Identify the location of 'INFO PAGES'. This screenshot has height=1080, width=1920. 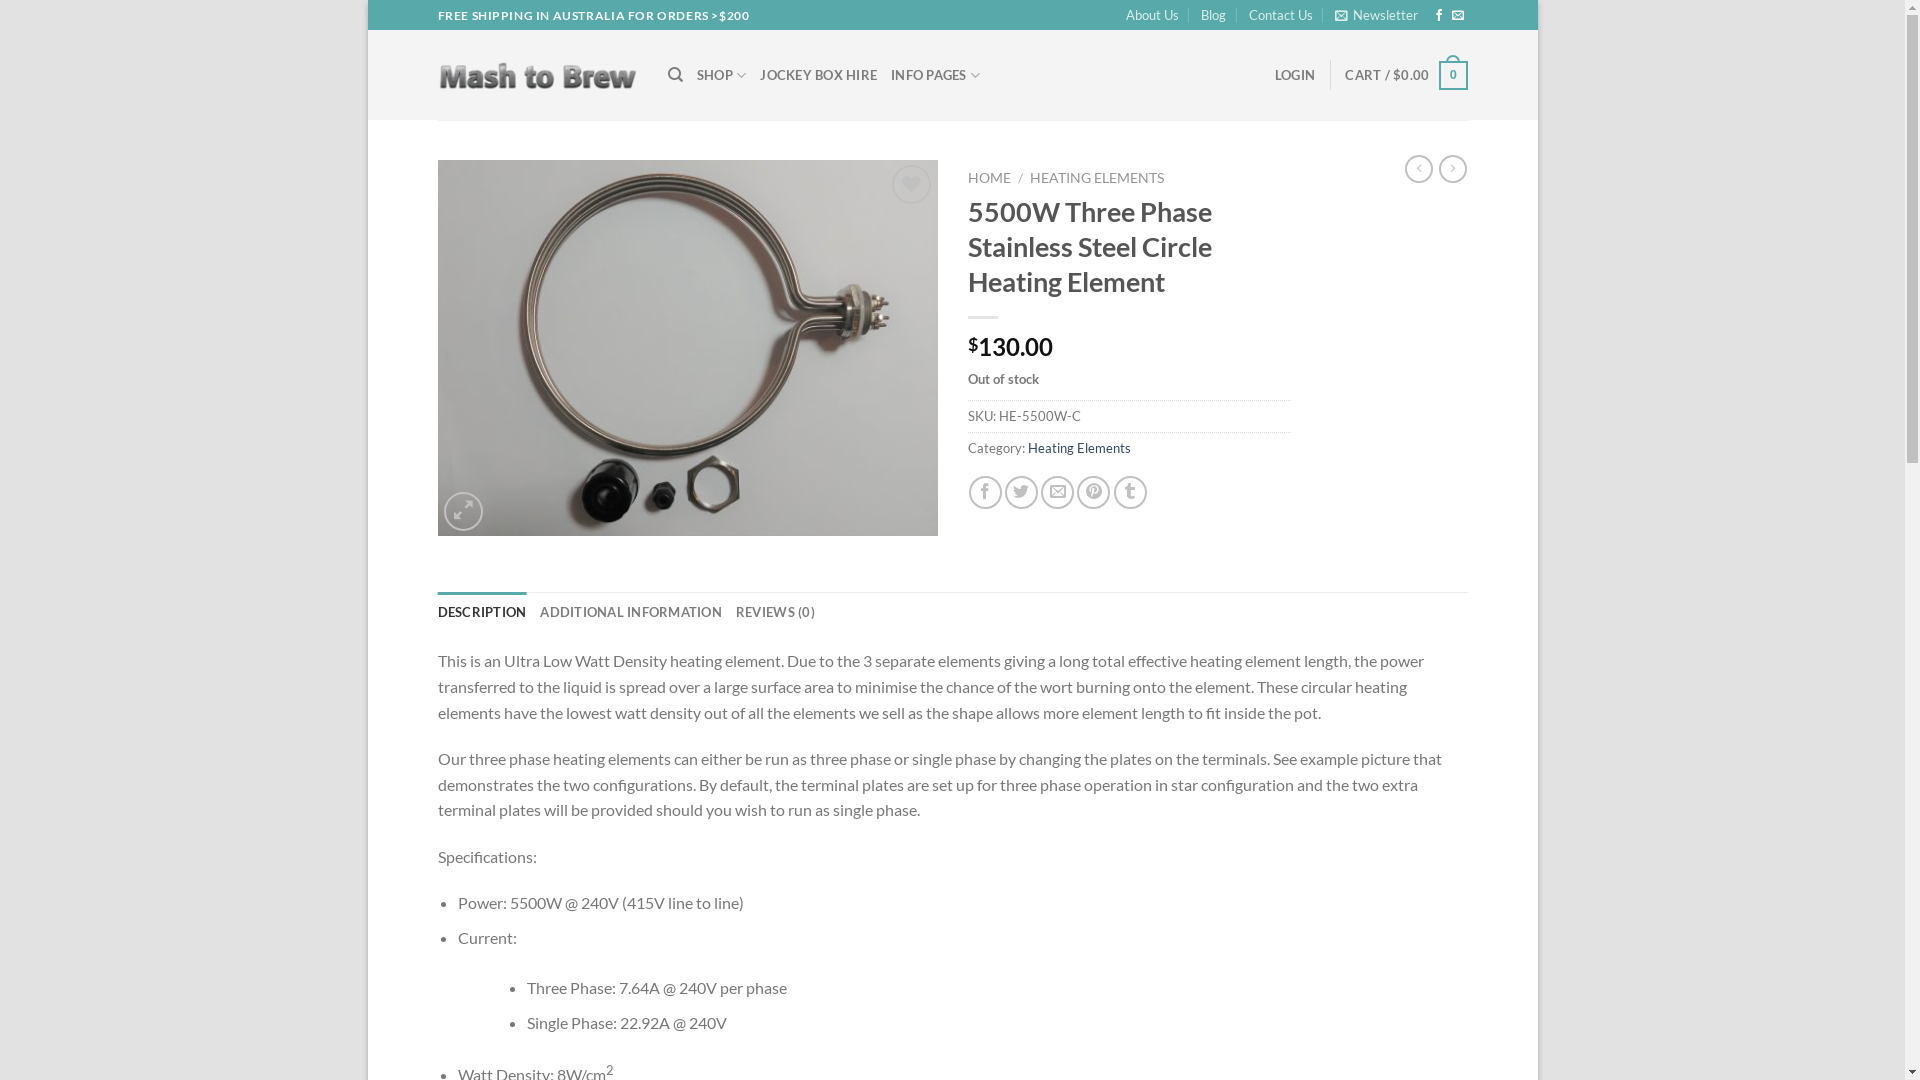
(934, 73).